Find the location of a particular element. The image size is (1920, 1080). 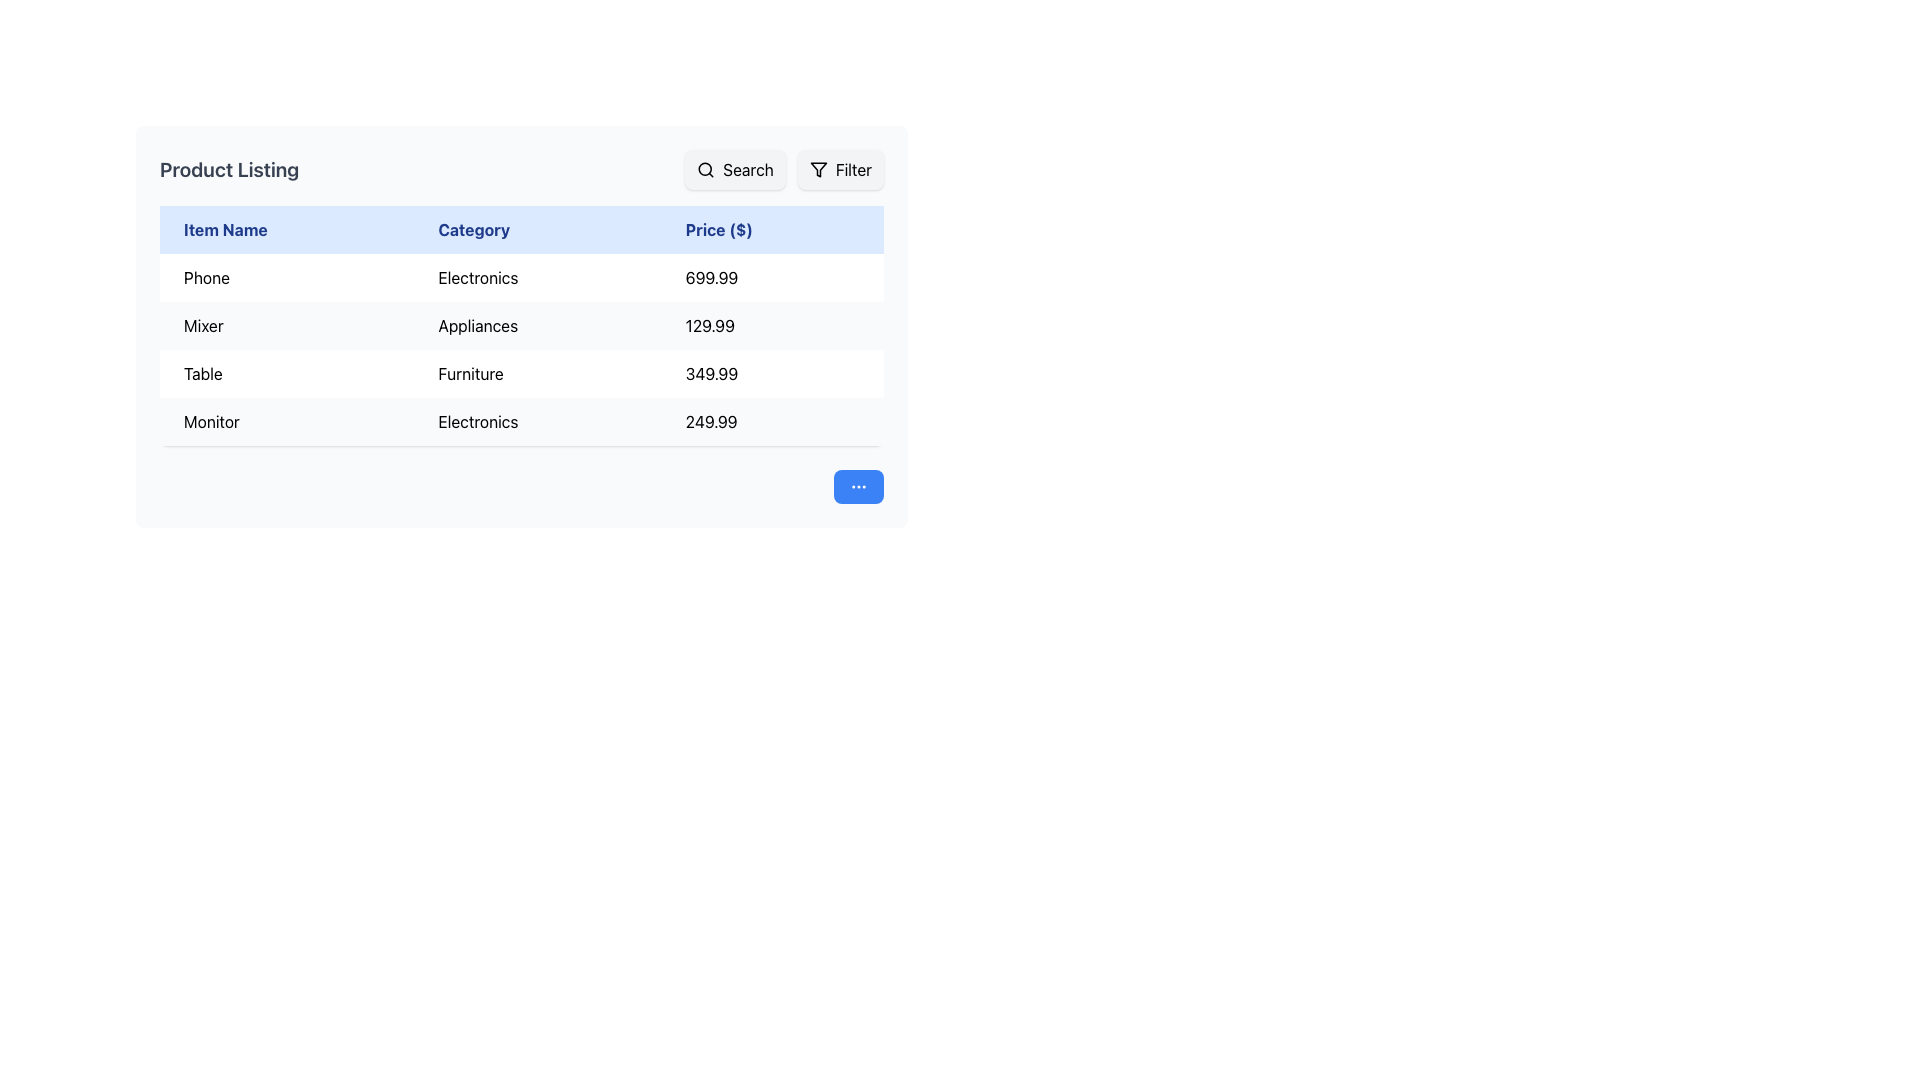

the second table row displaying product information, which includes the name, category, and price is located at coordinates (522, 325).